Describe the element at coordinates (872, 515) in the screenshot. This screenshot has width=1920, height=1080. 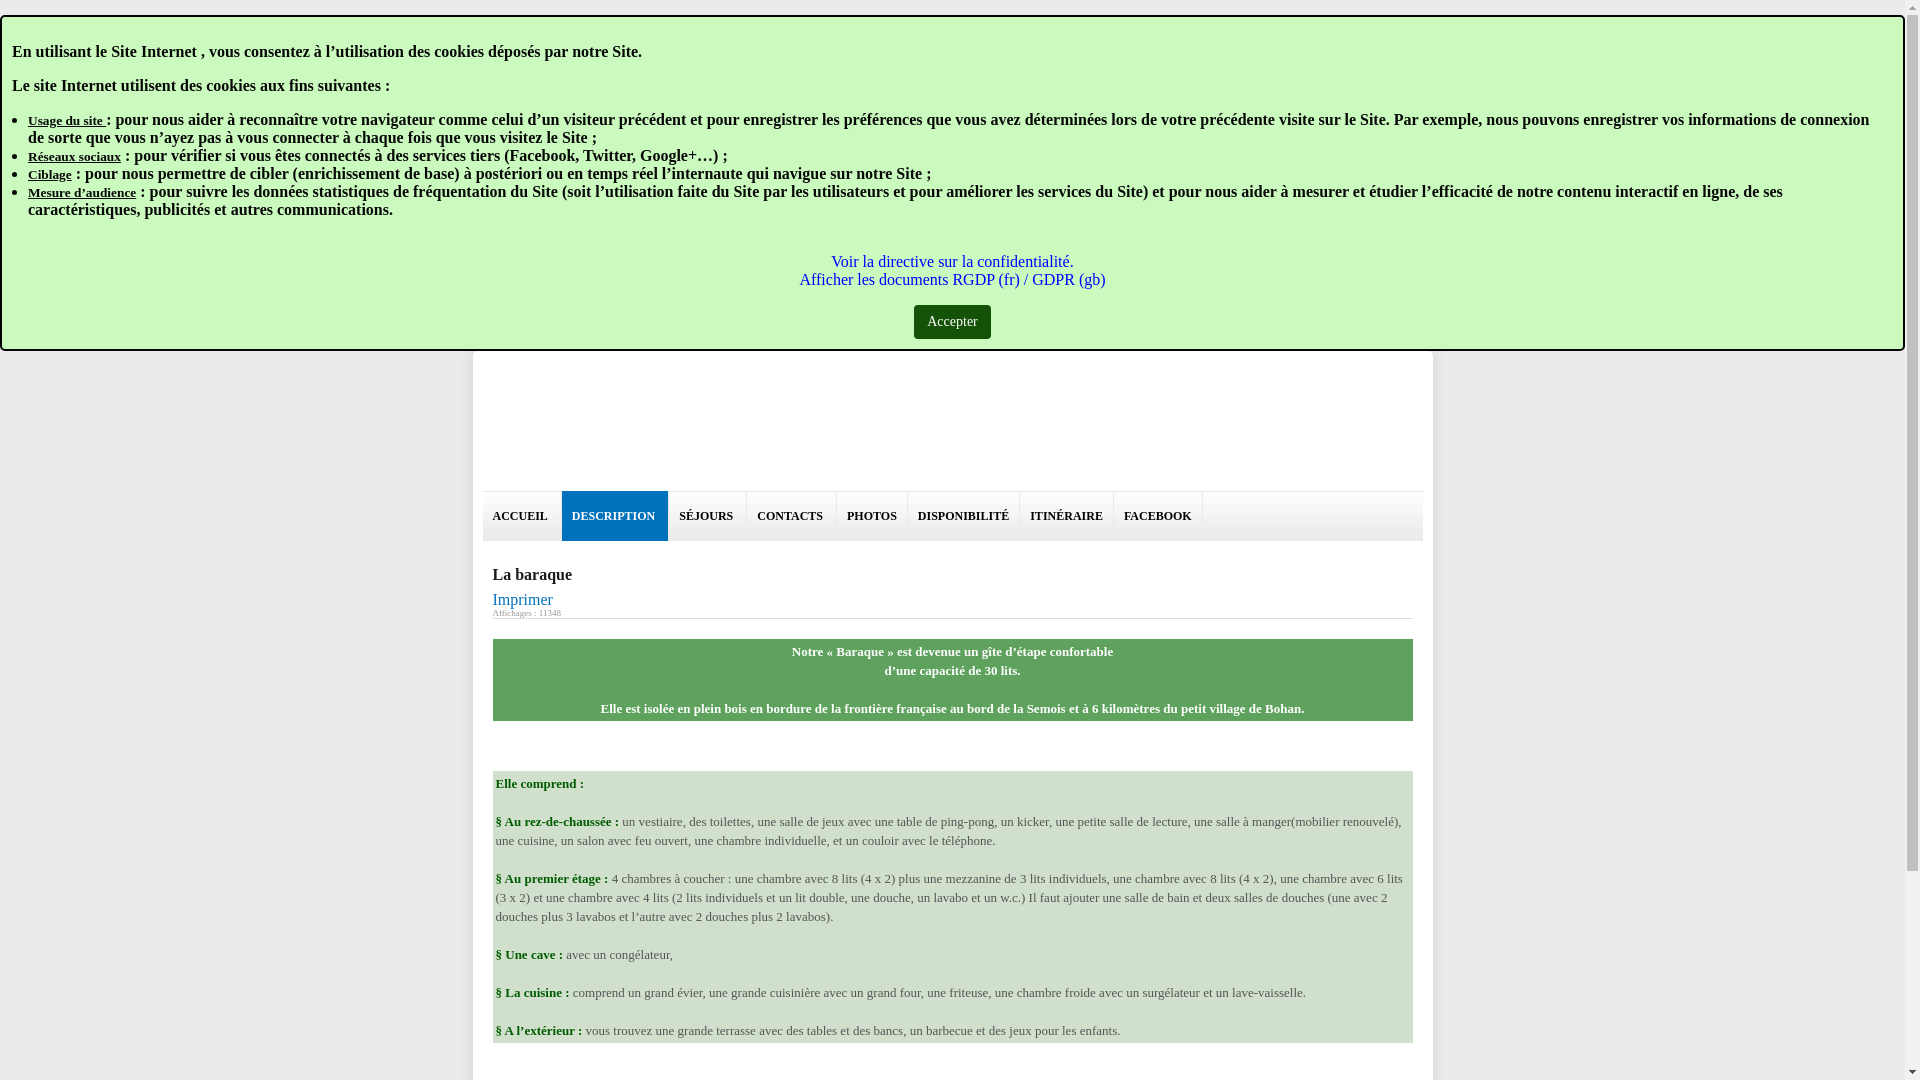
I see `'PHOTOS'` at that location.